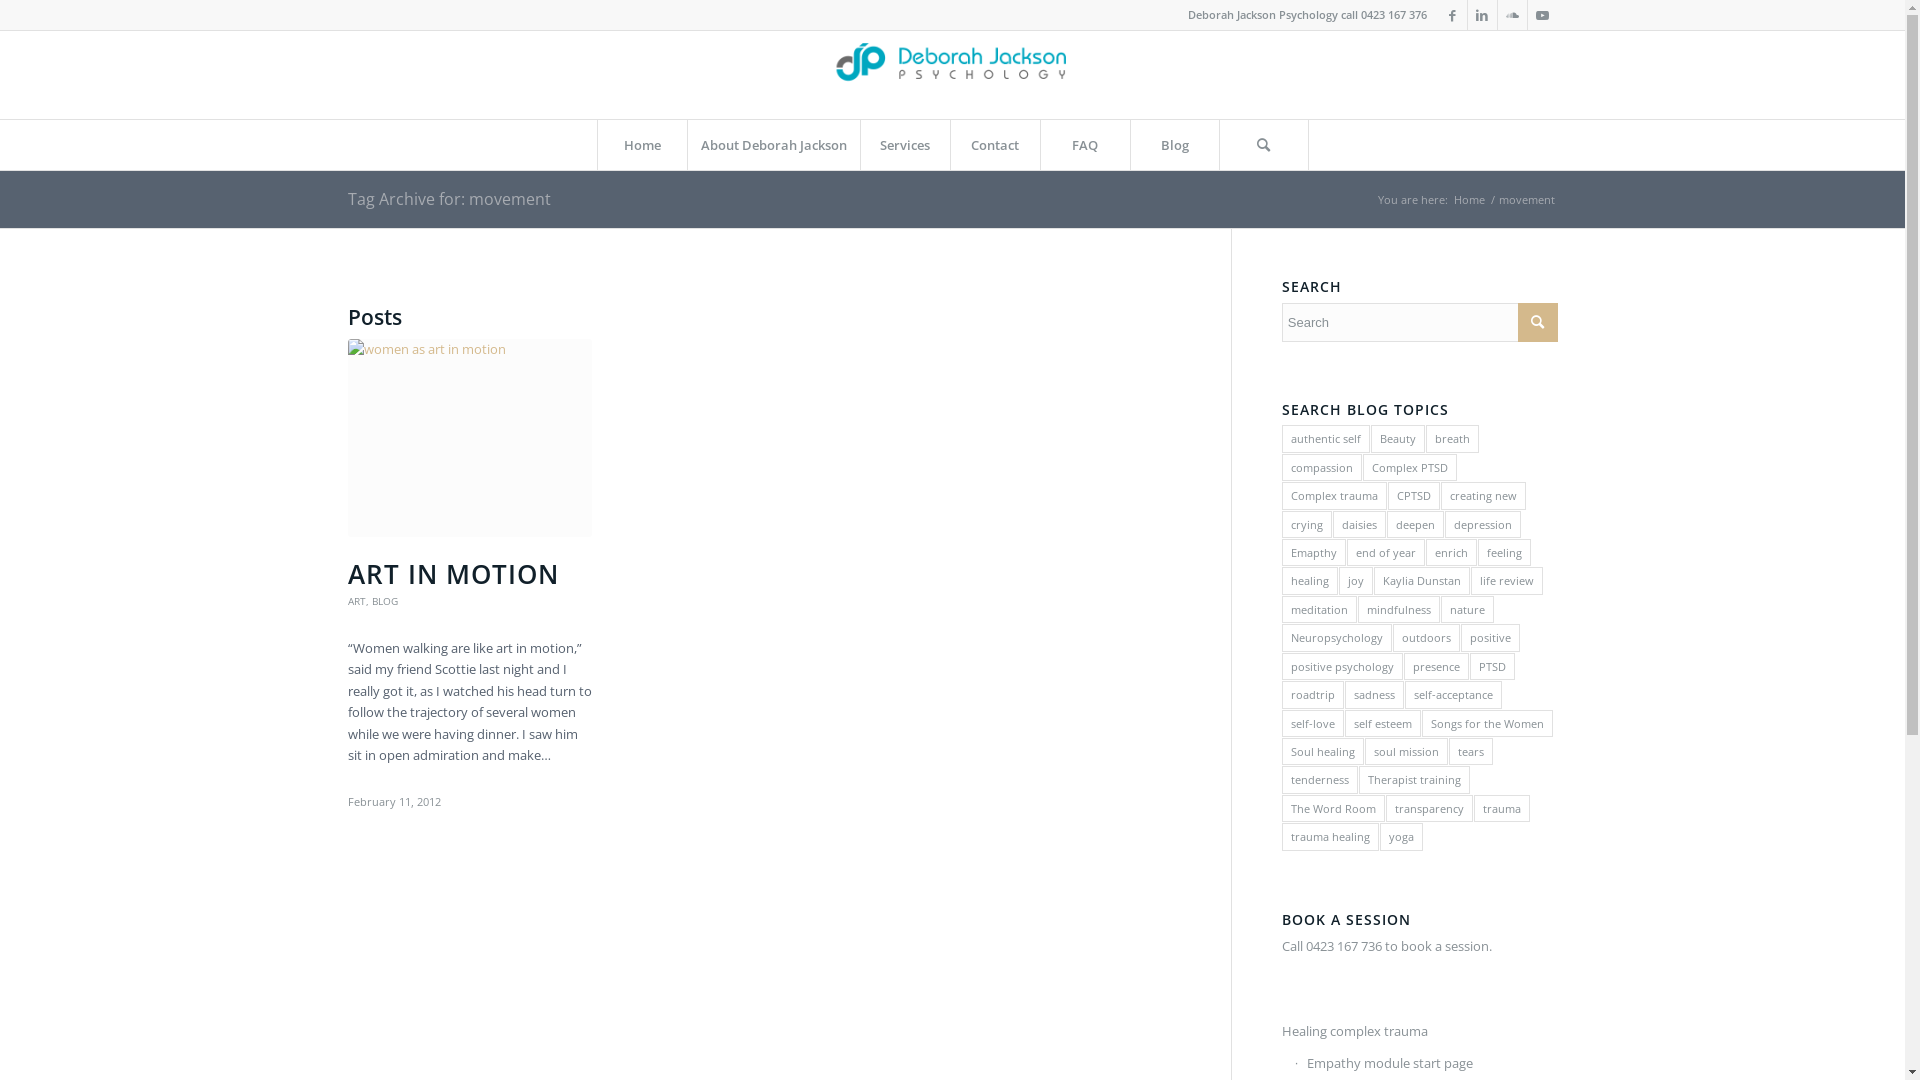 The width and height of the screenshot is (1920, 1080). What do you see at coordinates (1313, 723) in the screenshot?
I see `'self-love'` at bounding box center [1313, 723].